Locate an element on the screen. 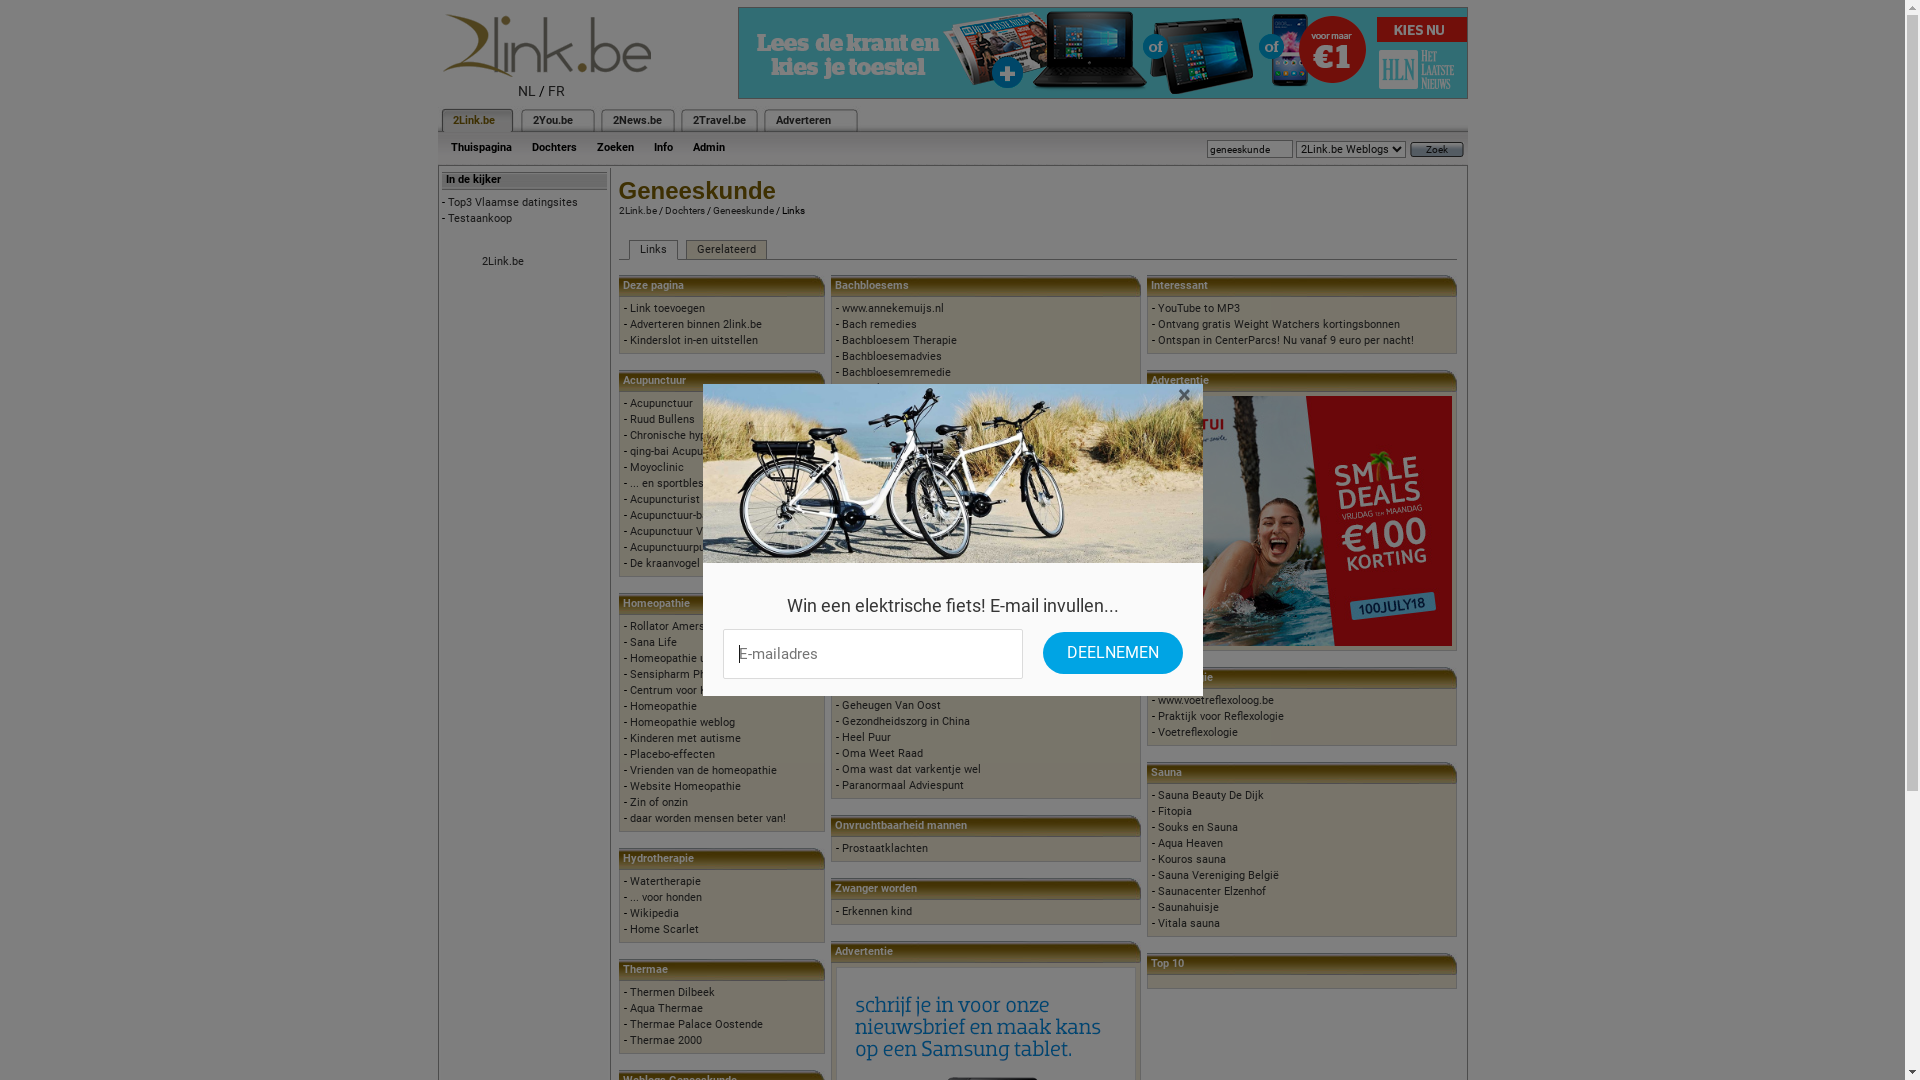 The width and height of the screenshot is (1920, 1080). 'Info' is located at coordinates (663, 146).